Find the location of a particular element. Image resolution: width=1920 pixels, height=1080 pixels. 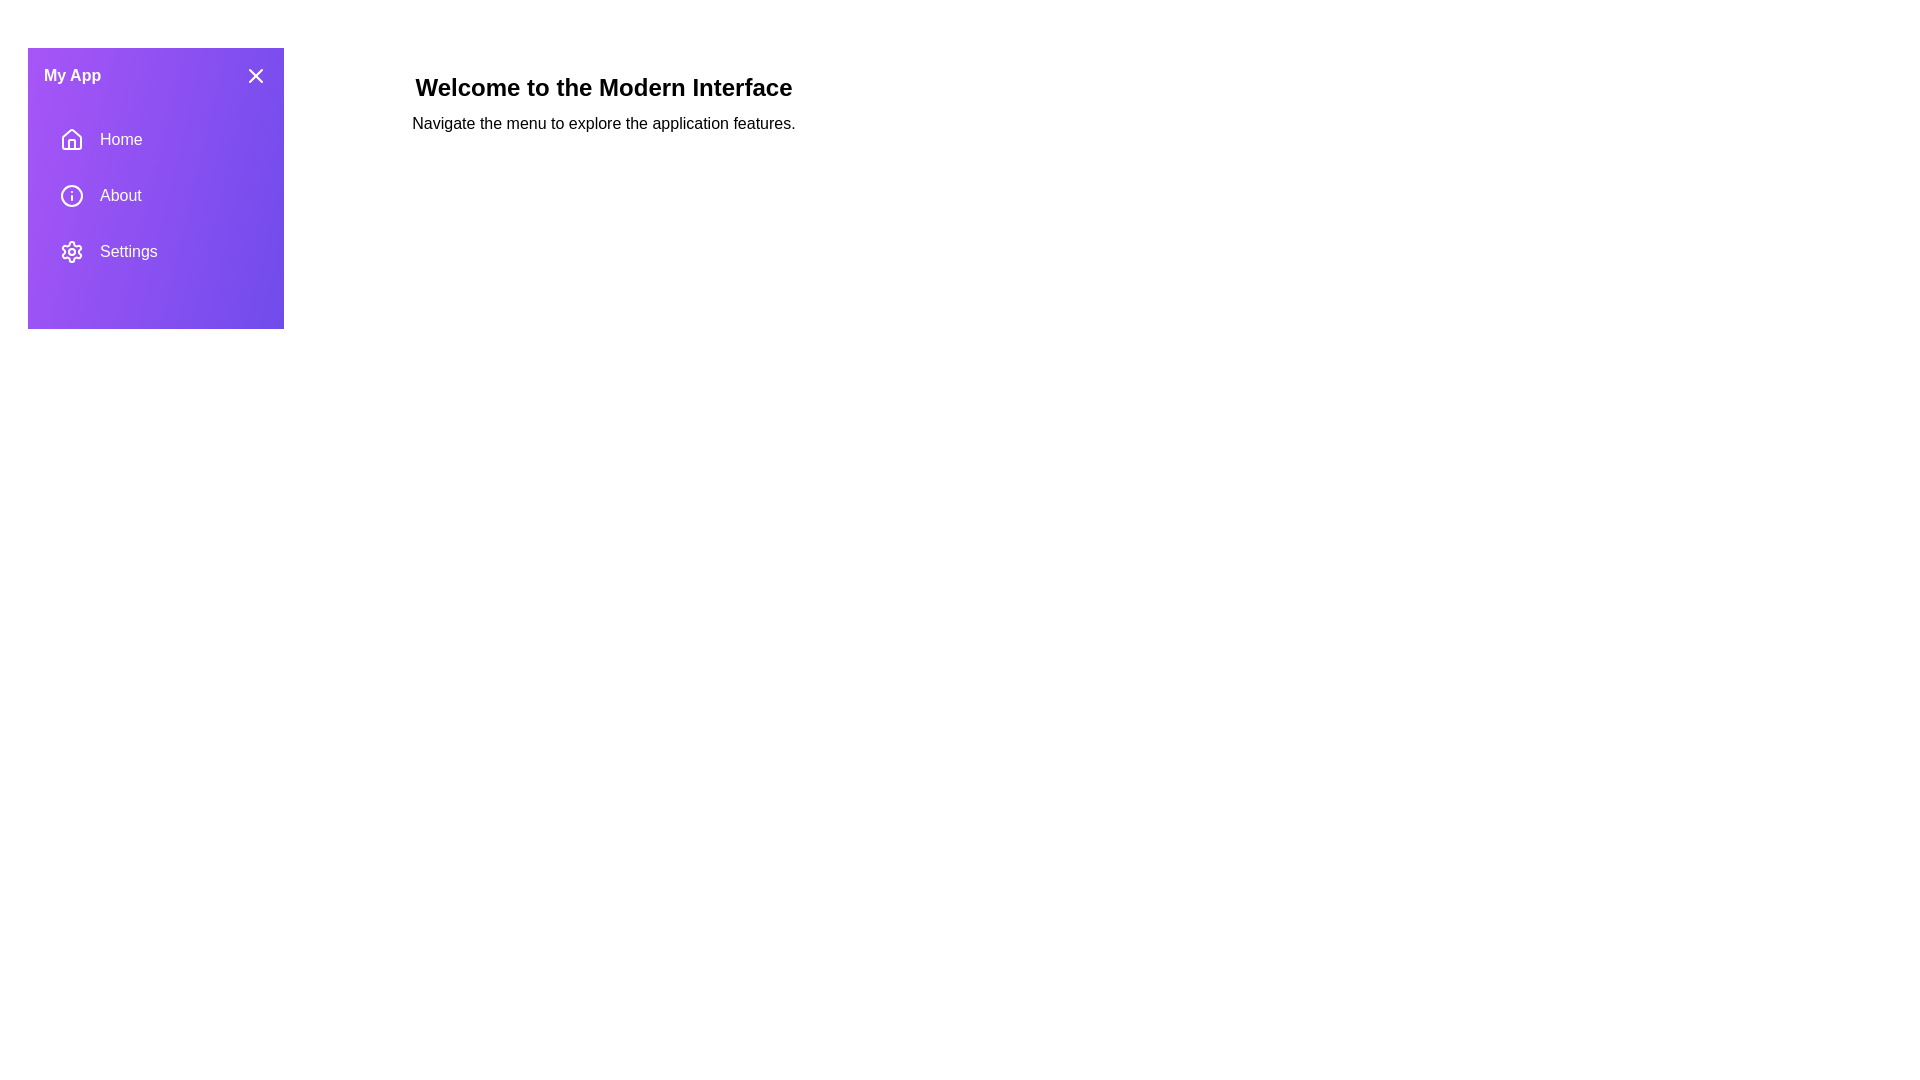

the drawer section labeled Settings is located at coordinates (155, 250).